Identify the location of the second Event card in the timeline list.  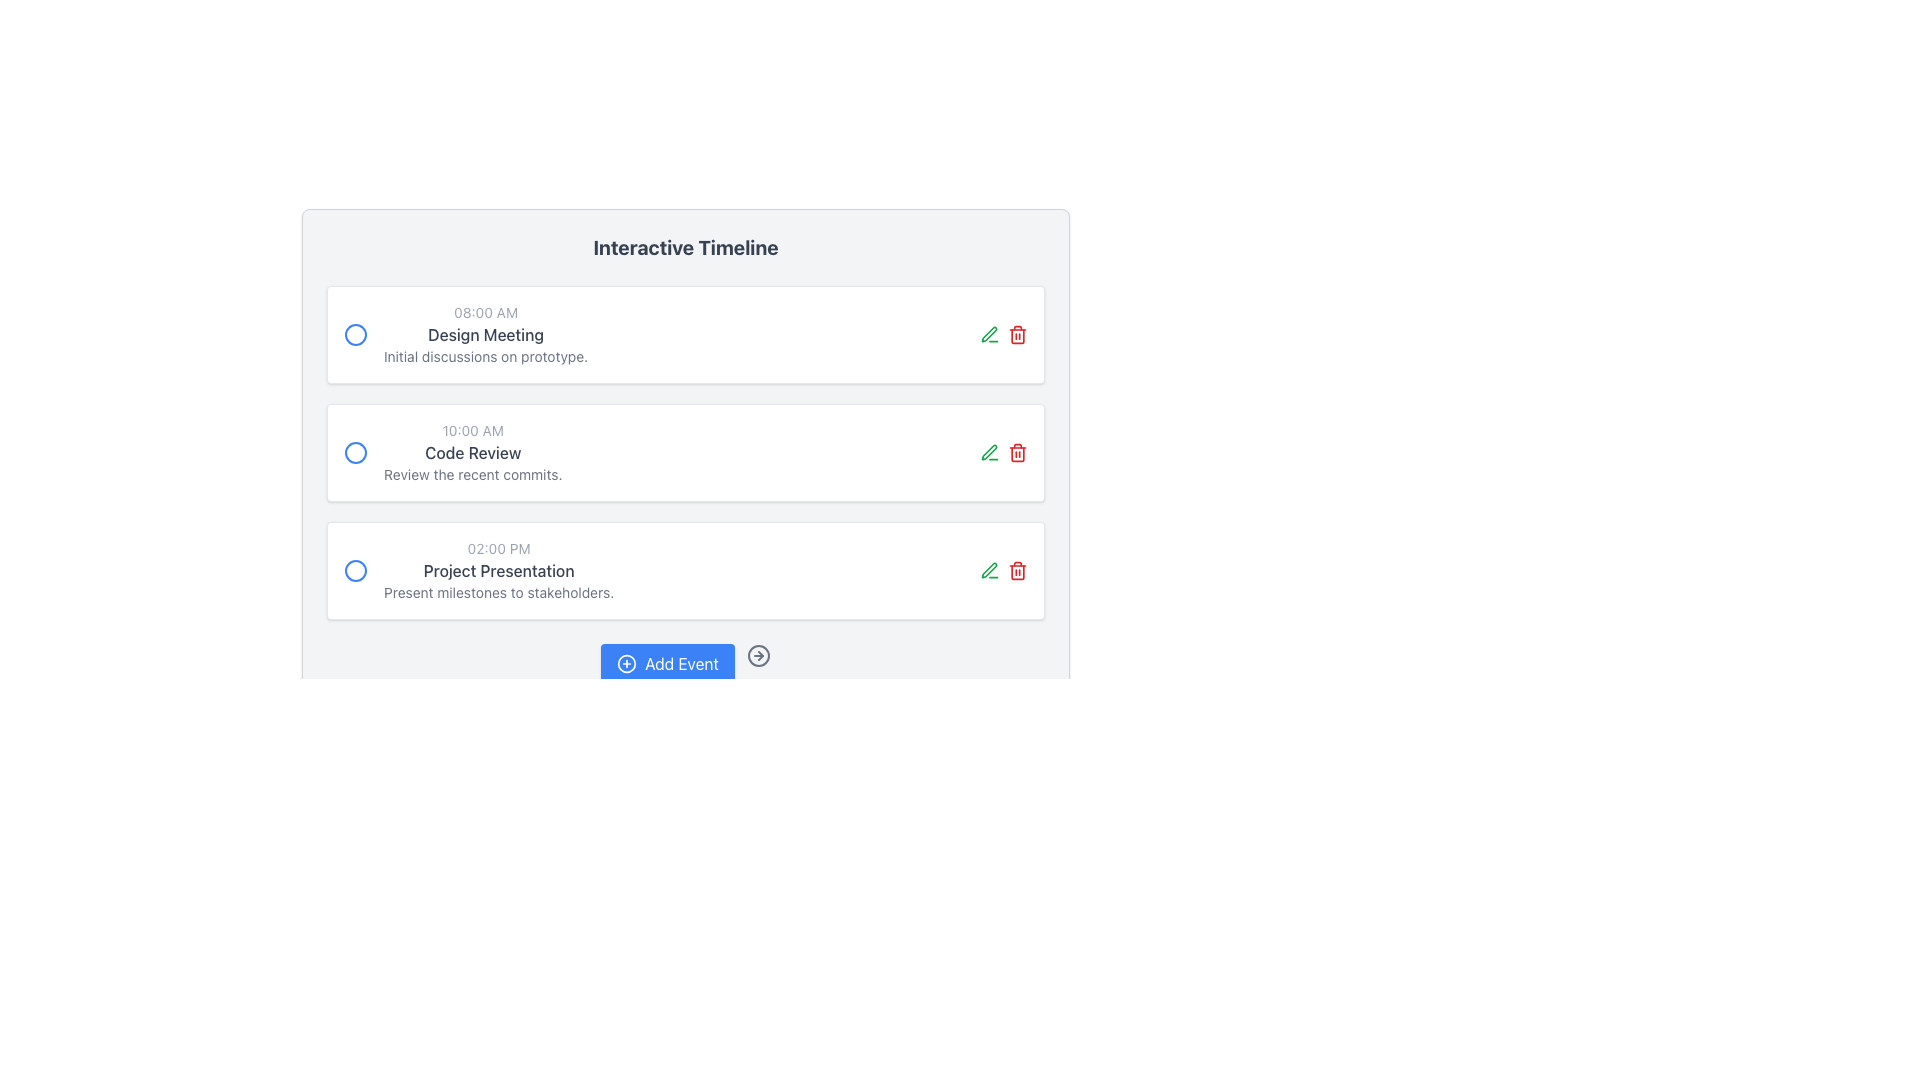
(686, 452).